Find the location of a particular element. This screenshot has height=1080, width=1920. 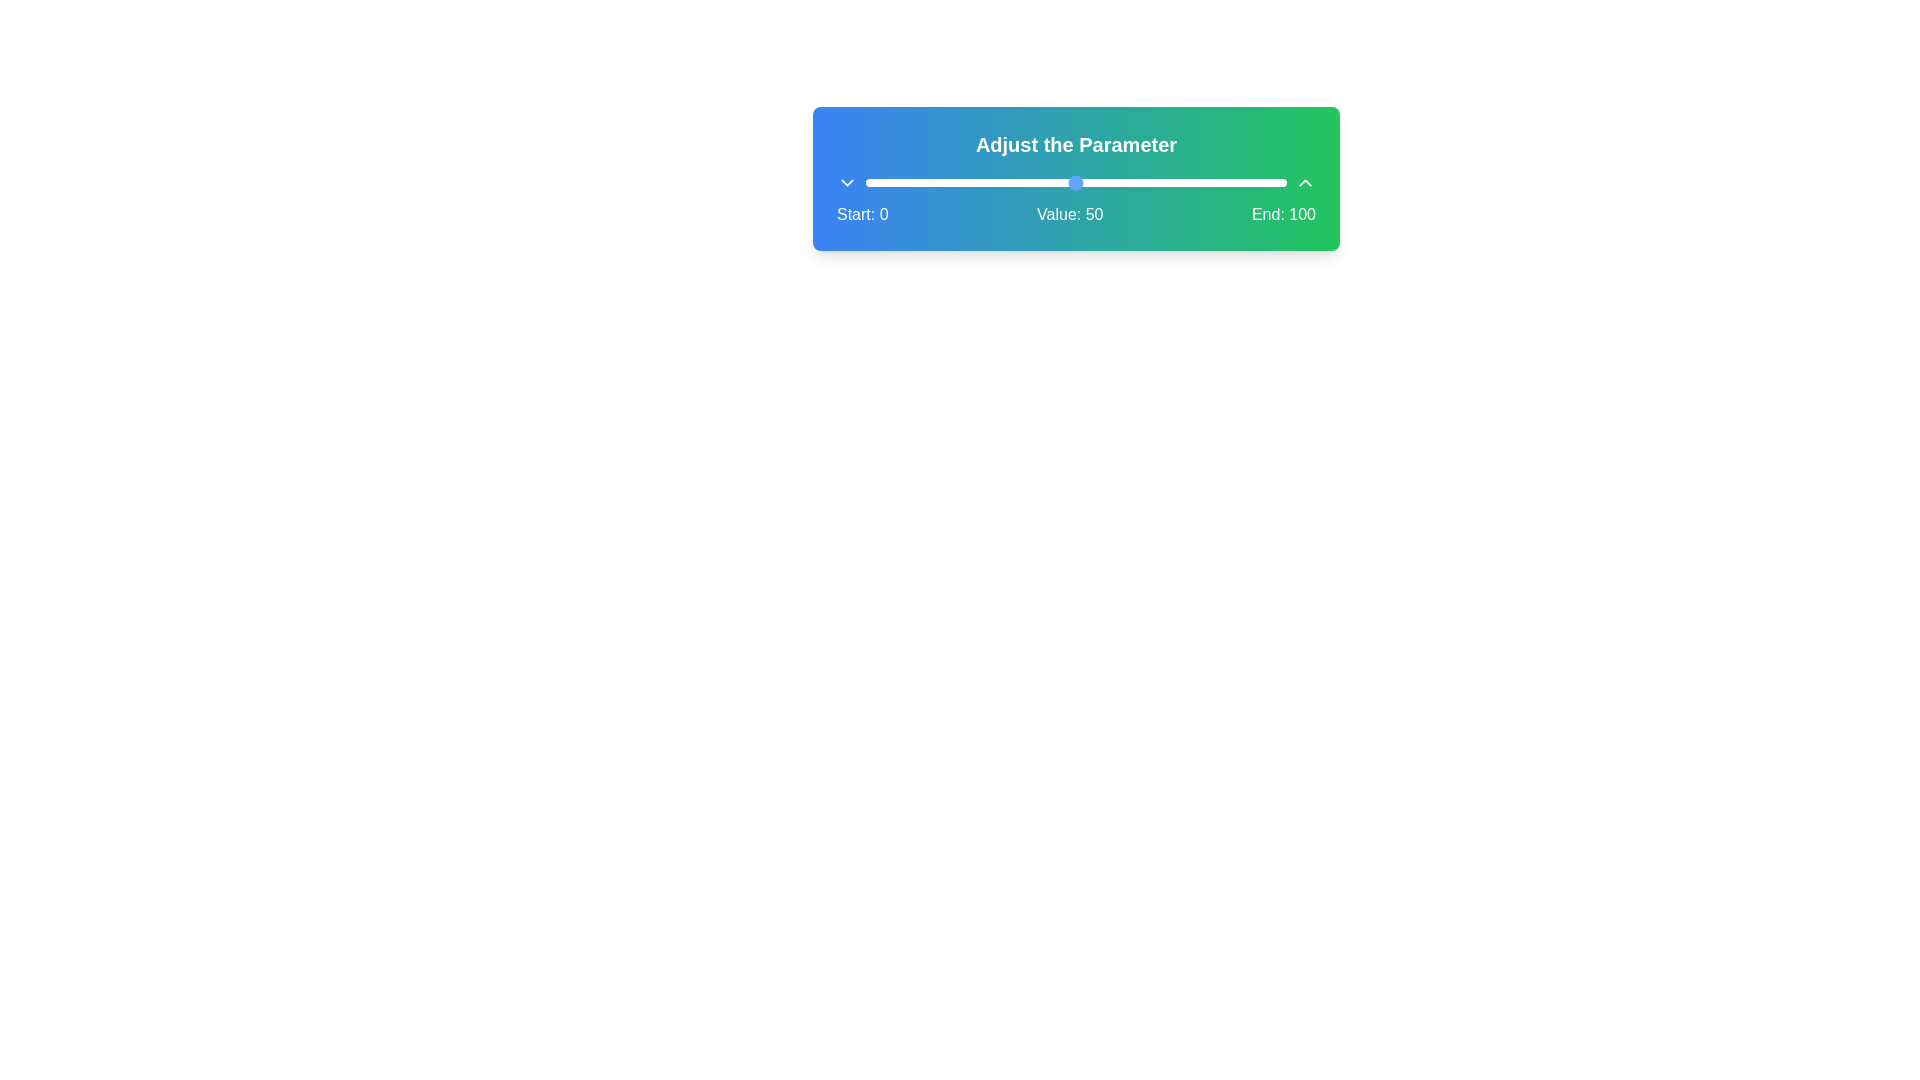

the slider is located at coordinates (1214, 182).